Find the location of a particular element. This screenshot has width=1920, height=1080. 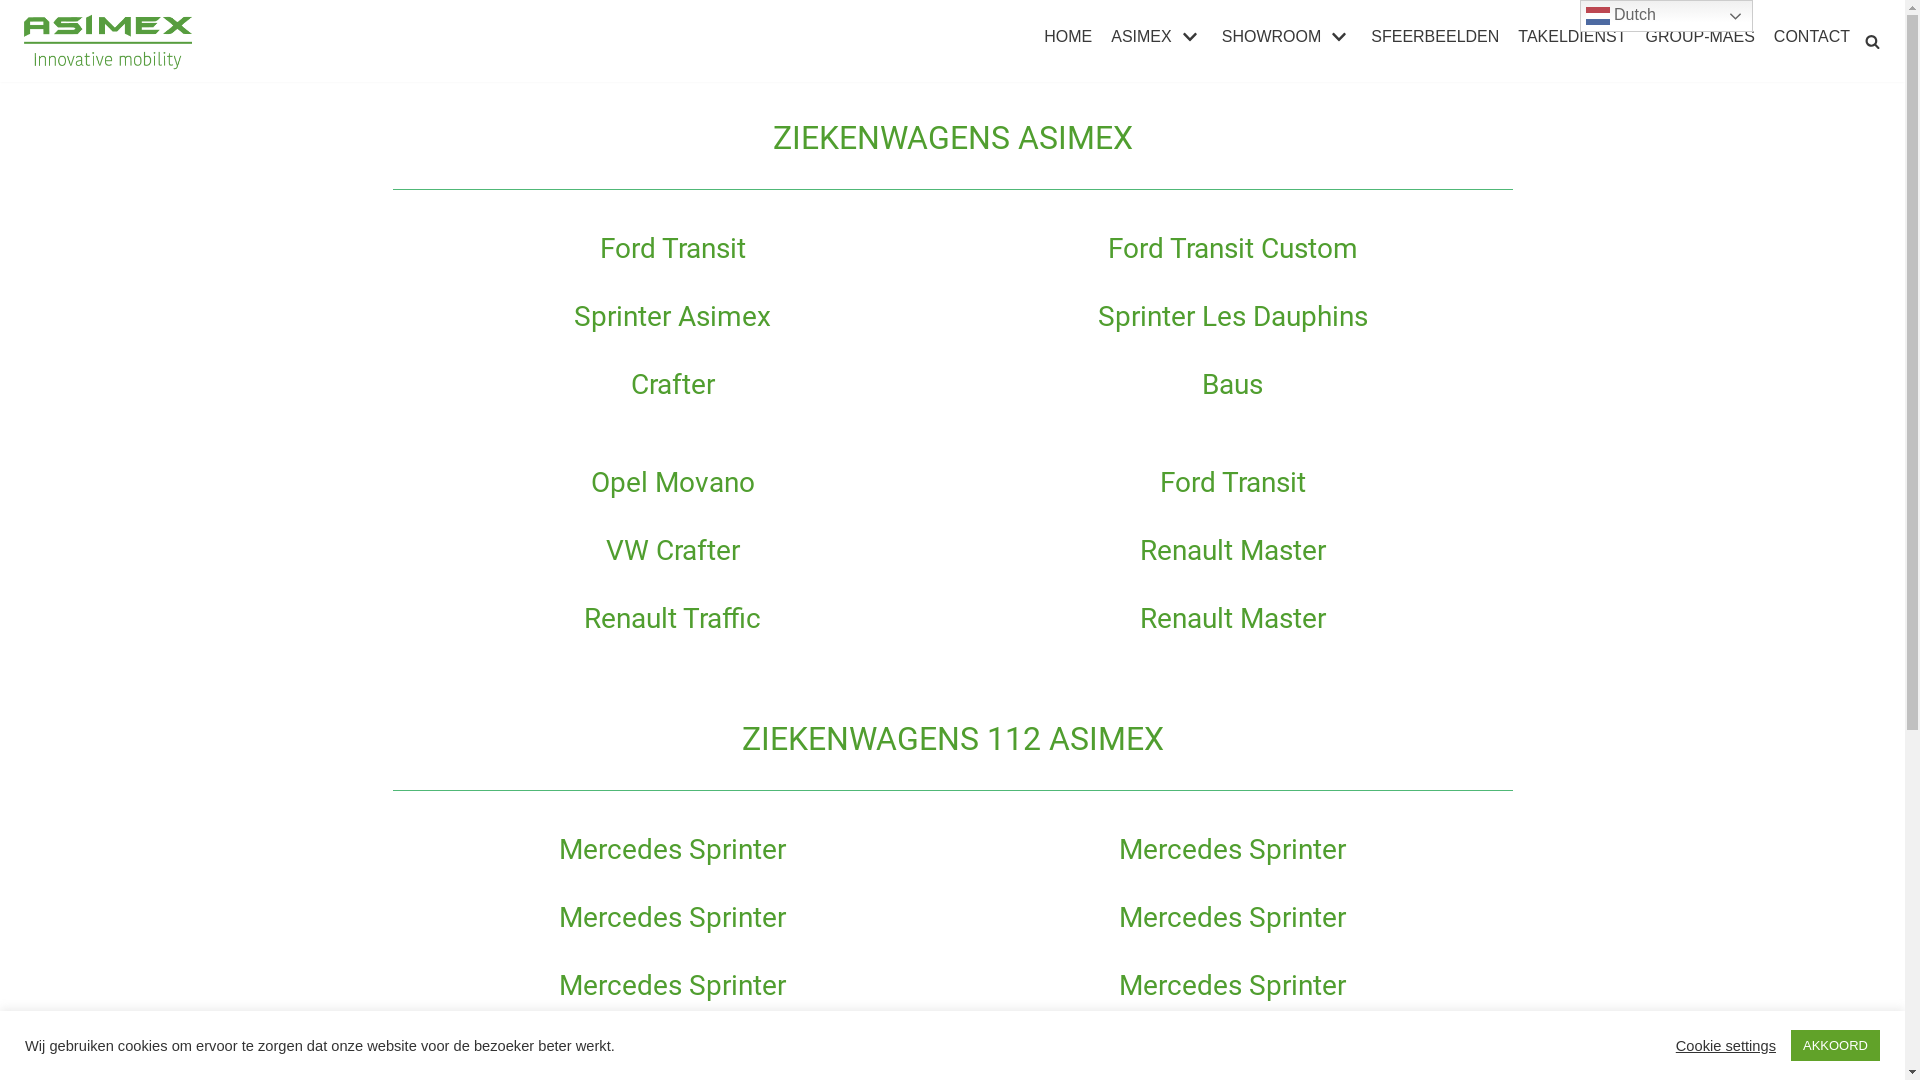

'SFEERBEELDEN' is located at coordinates (1434, 37).